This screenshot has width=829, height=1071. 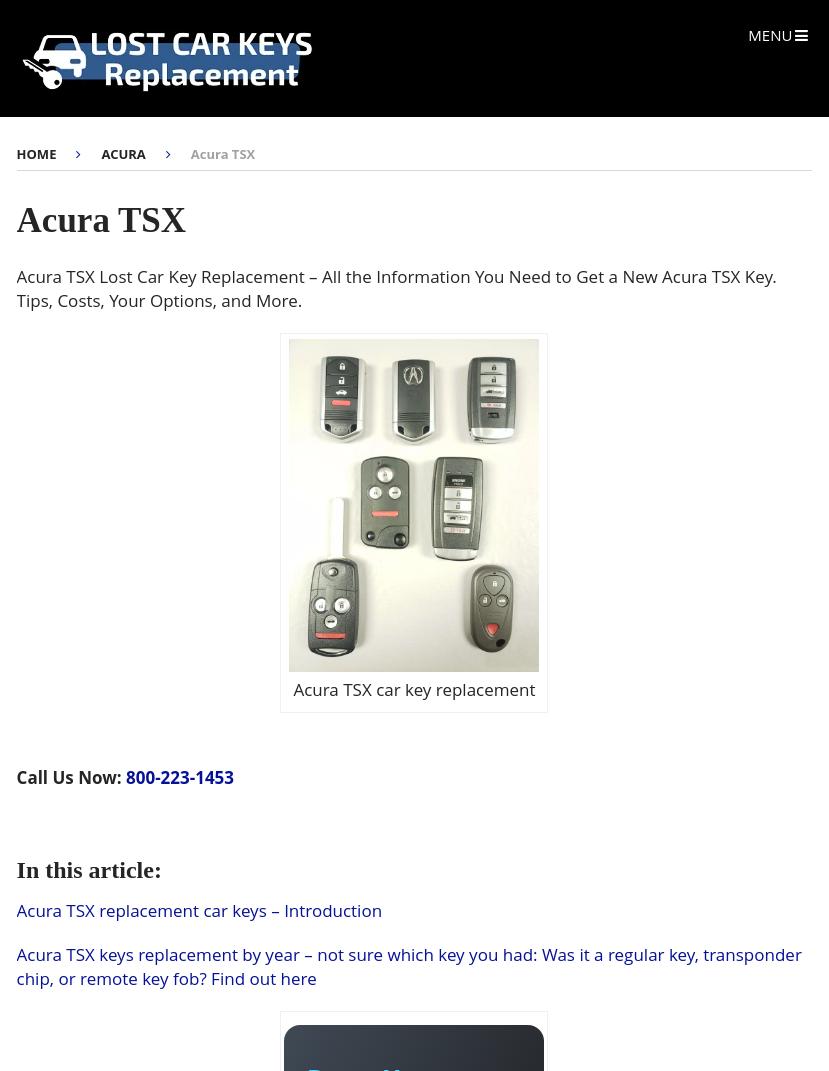 I want to click on 'Acura TSX Lost Car Key Replacement – All the Information You Need to Get a New Acura TSX Key. Tips, Costs, Your Options, and More.', so click(x=396, y=288).